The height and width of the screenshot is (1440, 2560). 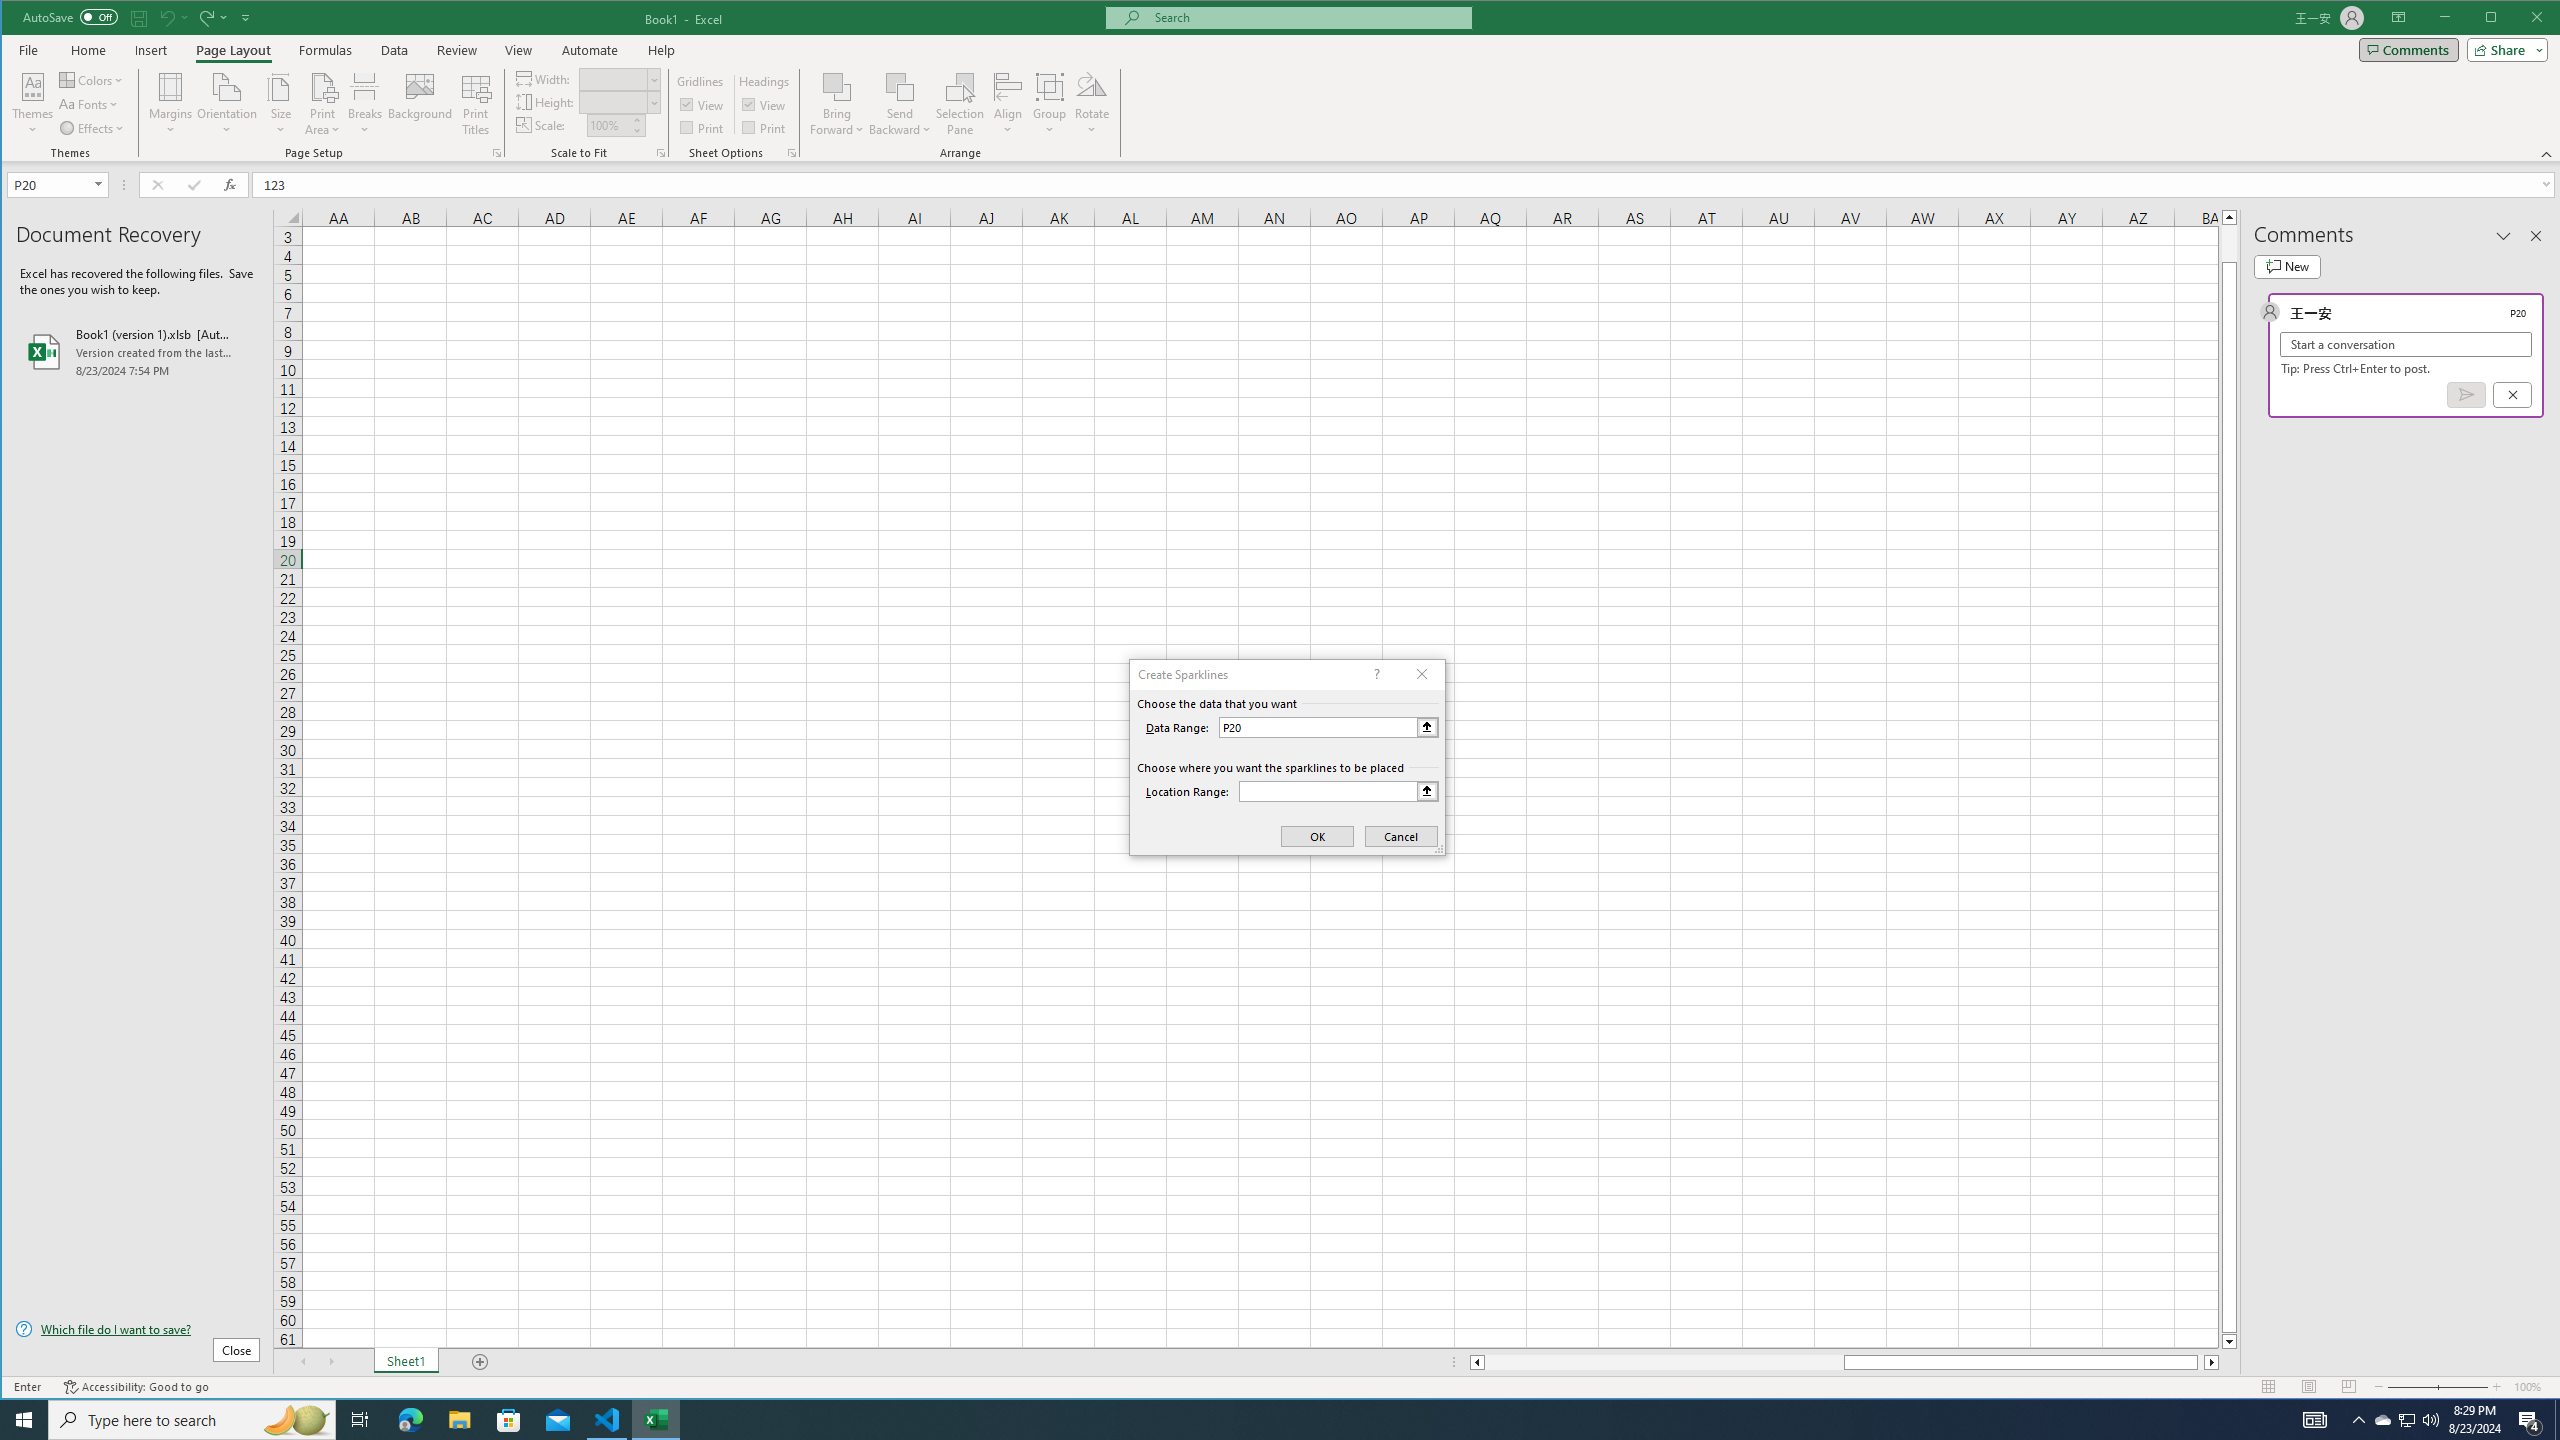 I want to click on 'Page up', so click(x=2229, y=242).